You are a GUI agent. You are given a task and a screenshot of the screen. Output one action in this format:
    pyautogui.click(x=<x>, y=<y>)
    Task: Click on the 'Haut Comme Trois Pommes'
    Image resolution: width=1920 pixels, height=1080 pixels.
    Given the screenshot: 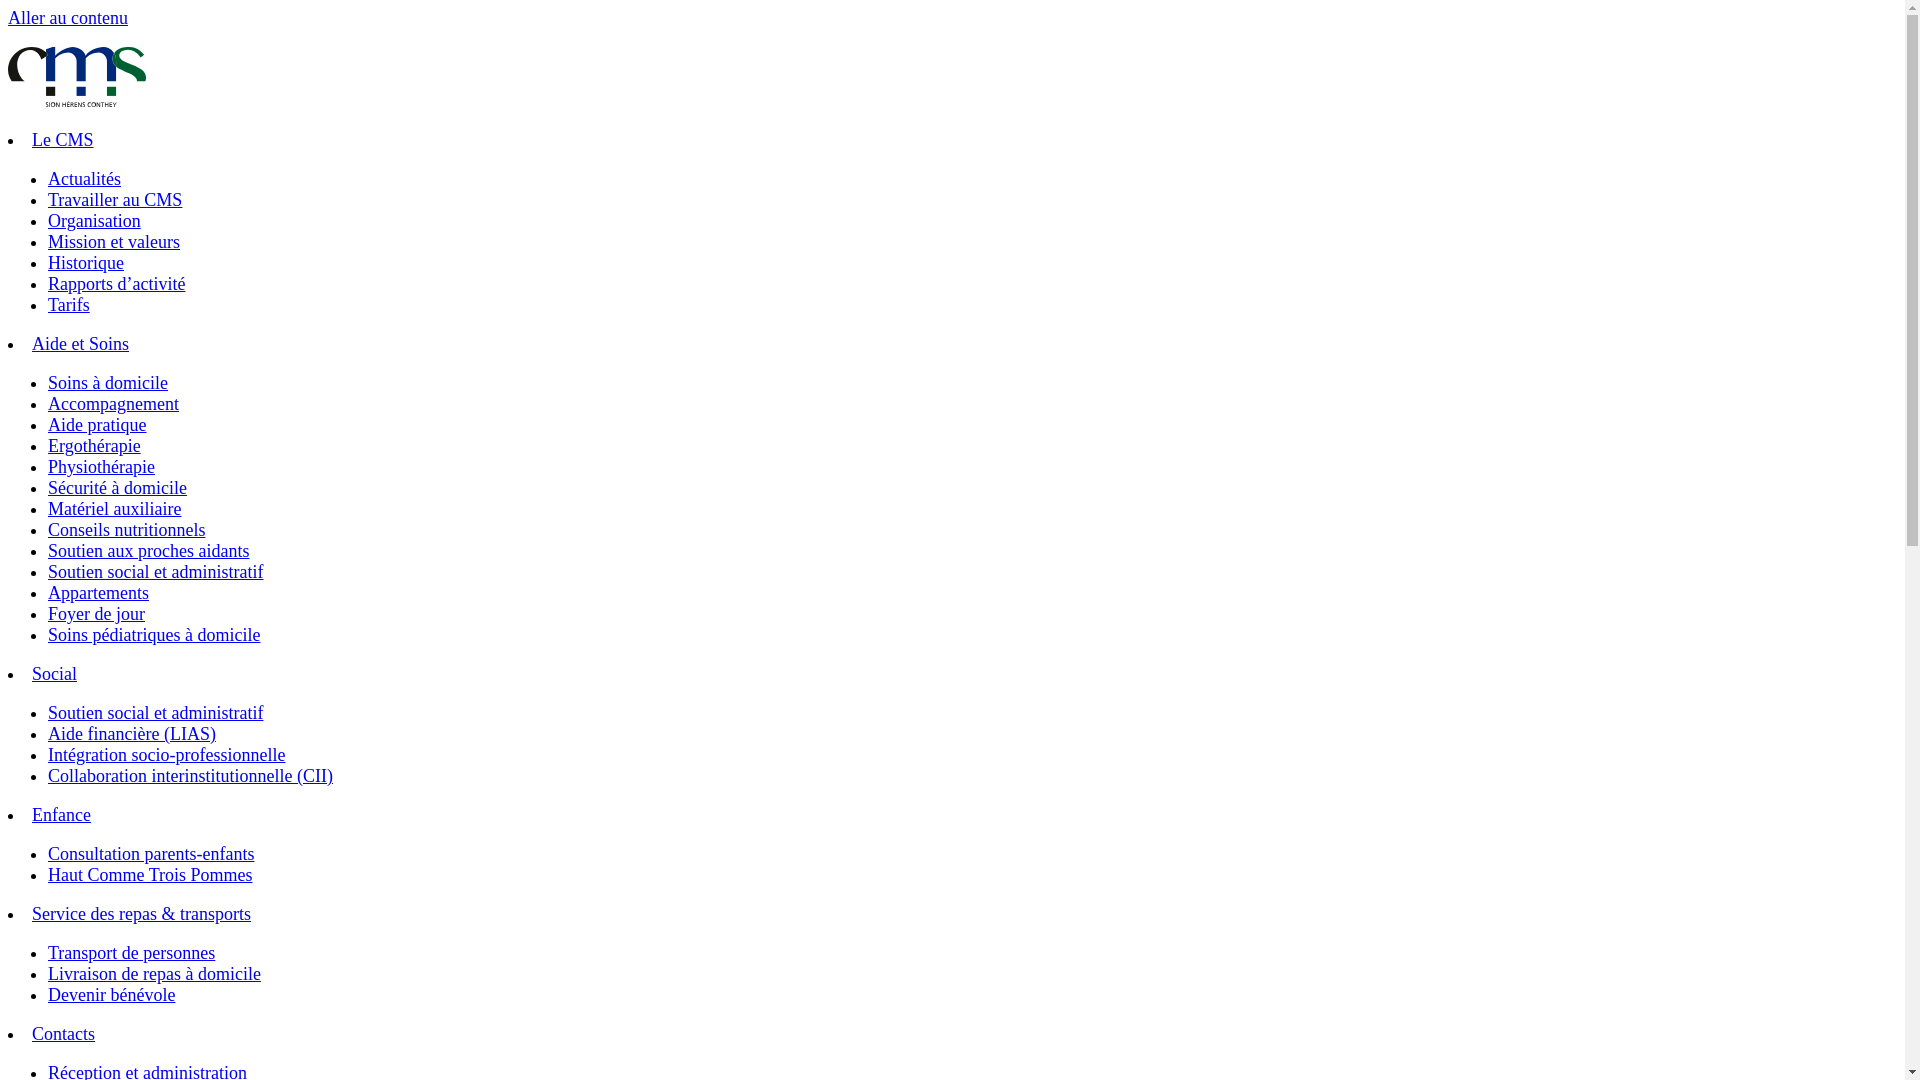 What is the action you would take?
    pyautogui.click(x=149, y=874)
    